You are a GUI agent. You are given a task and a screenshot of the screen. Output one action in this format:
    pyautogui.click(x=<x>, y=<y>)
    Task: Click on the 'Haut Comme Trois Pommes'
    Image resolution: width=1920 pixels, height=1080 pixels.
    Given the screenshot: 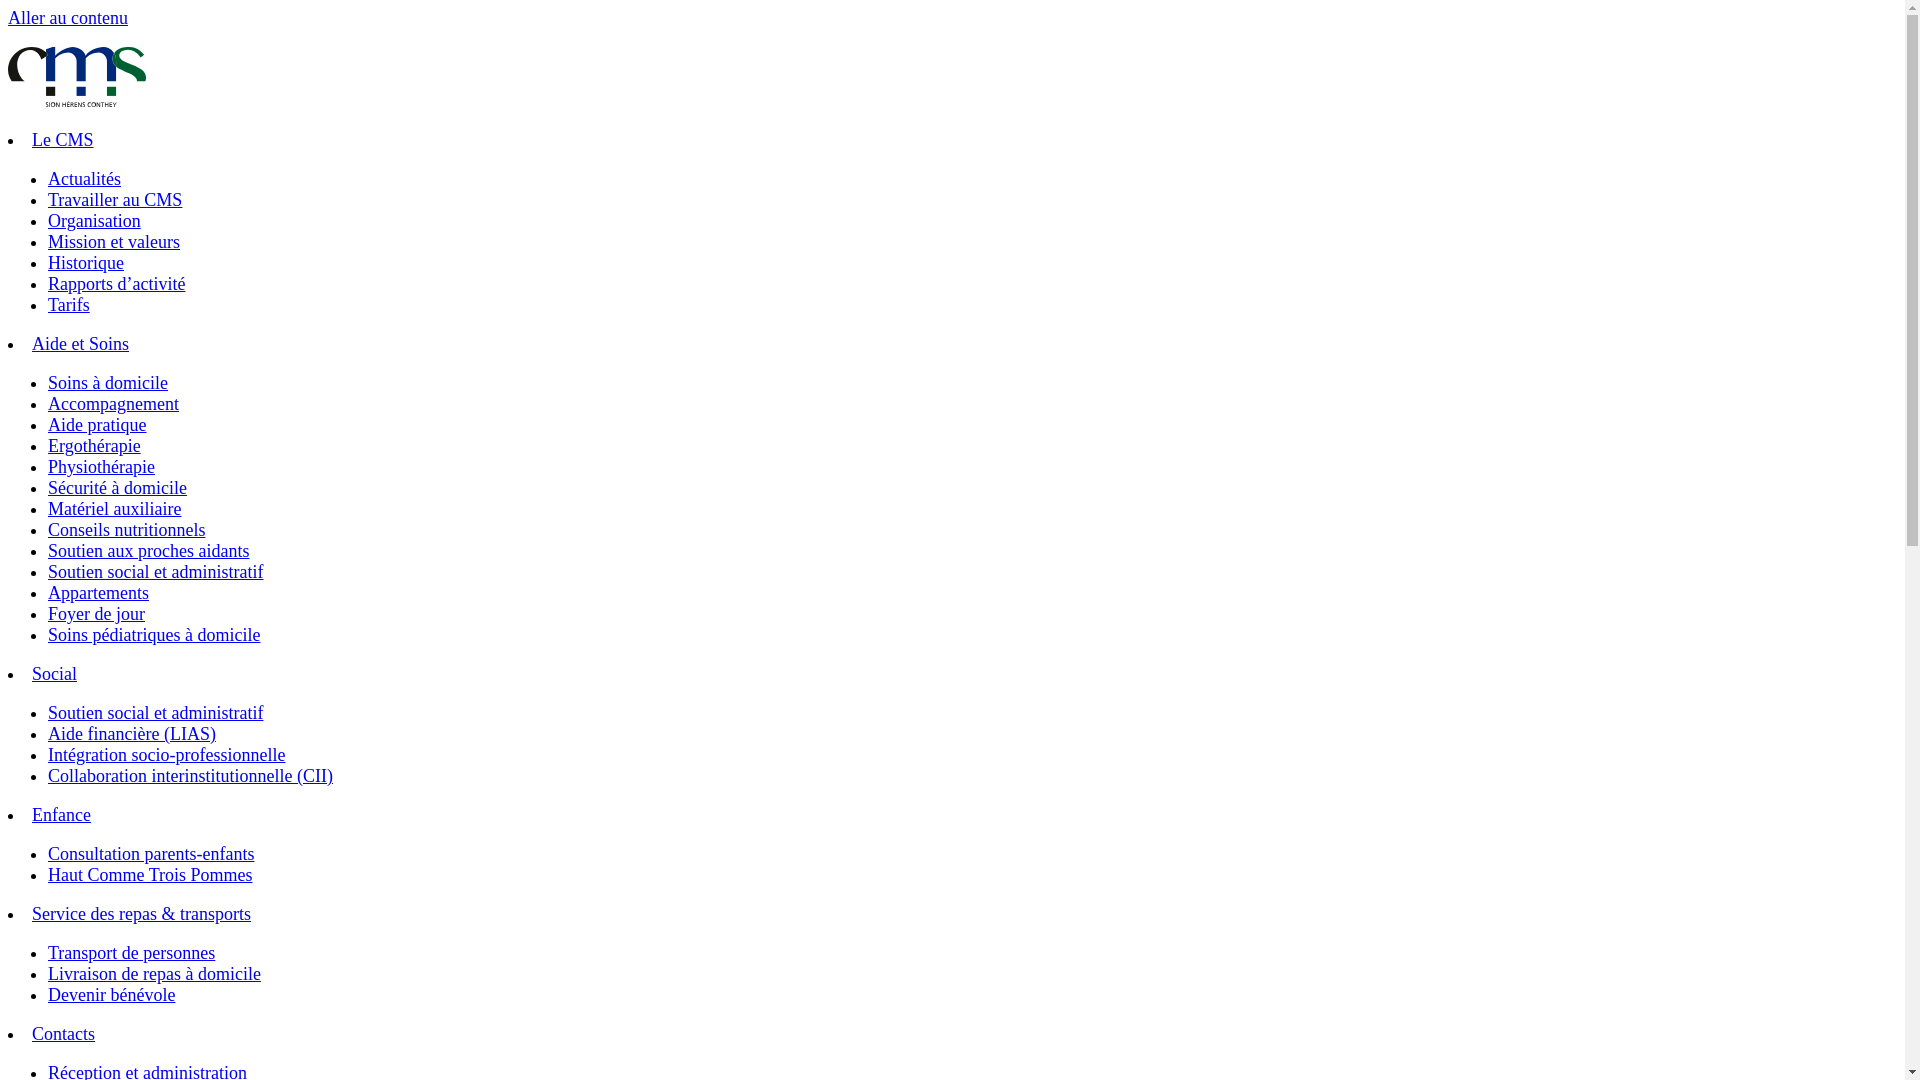 What is the action you would take?
    pyautogui.click(x=149, y=874)
    